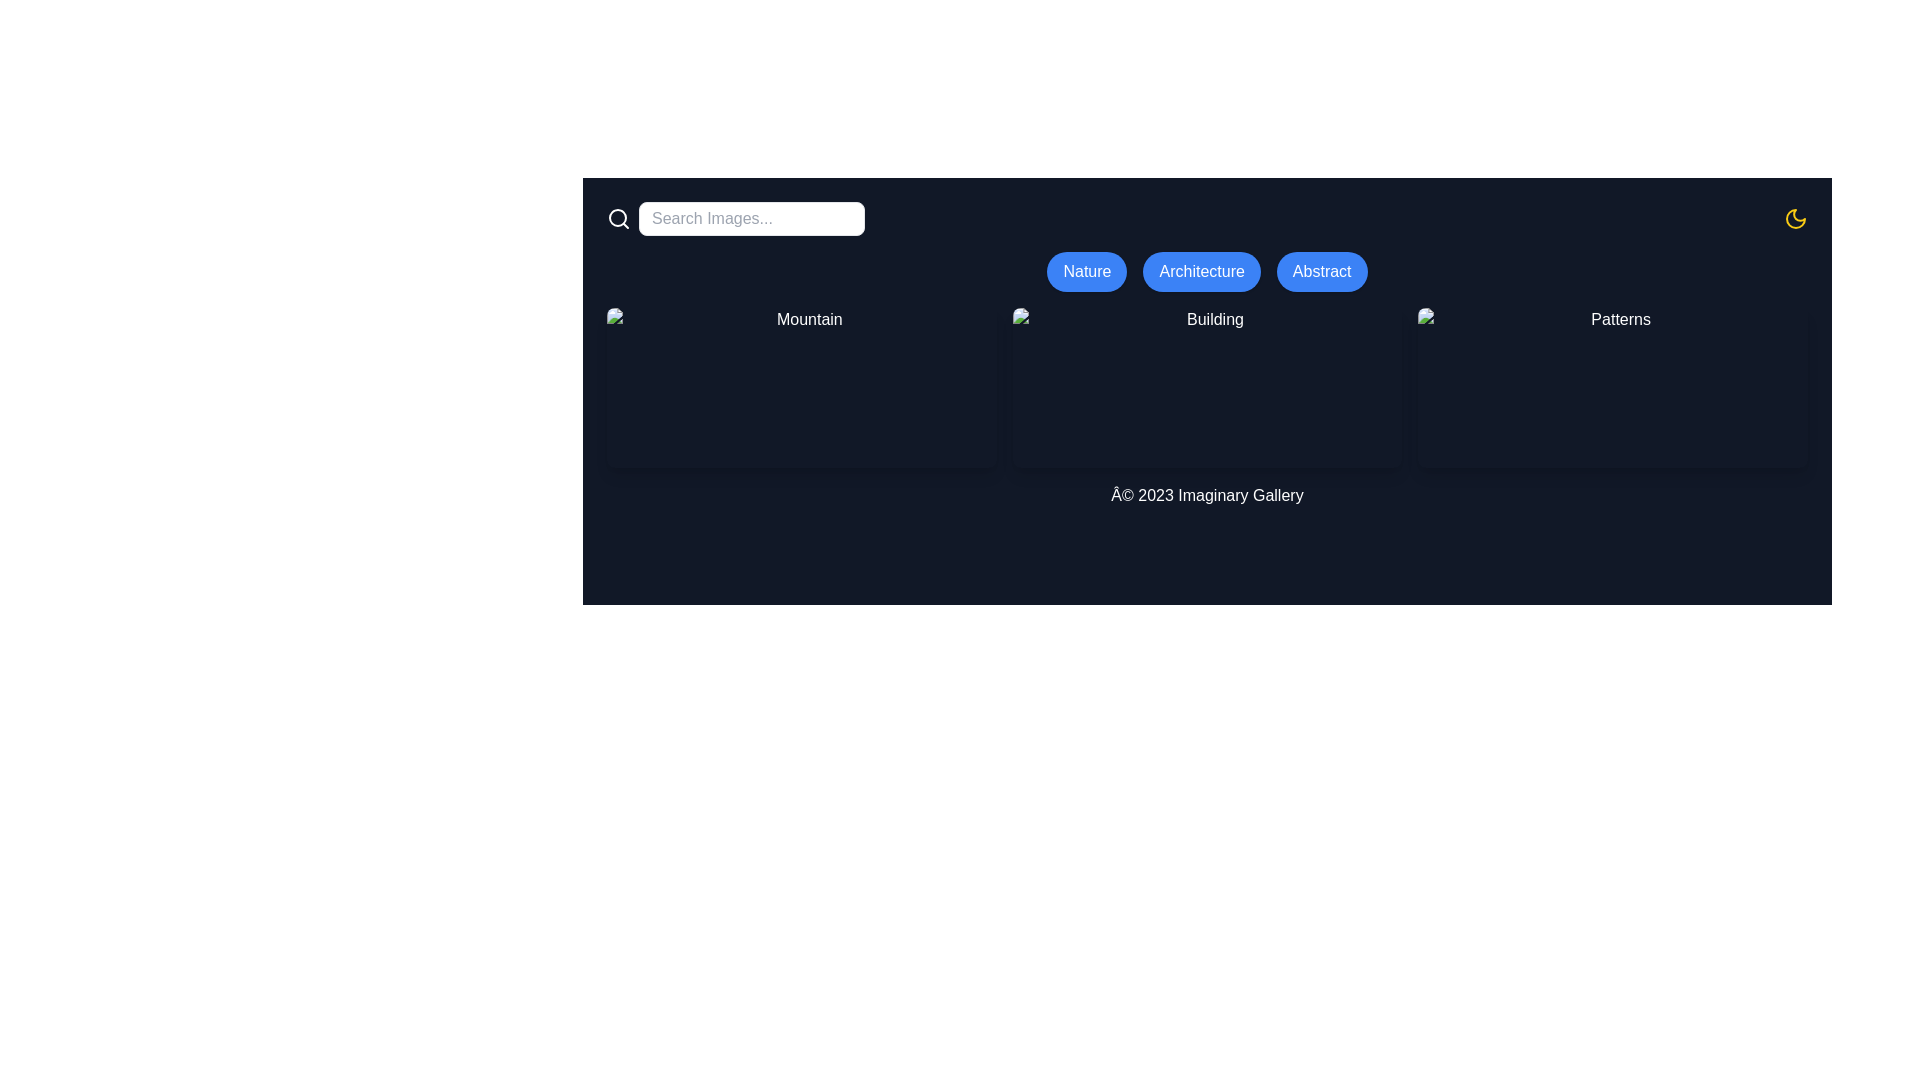 The height and width of the screenshot is (1080, 1920). I want to click on the horizontally elongated text input field with a gray placeholder text 'Search Images...' to focus, so click(751, 219).